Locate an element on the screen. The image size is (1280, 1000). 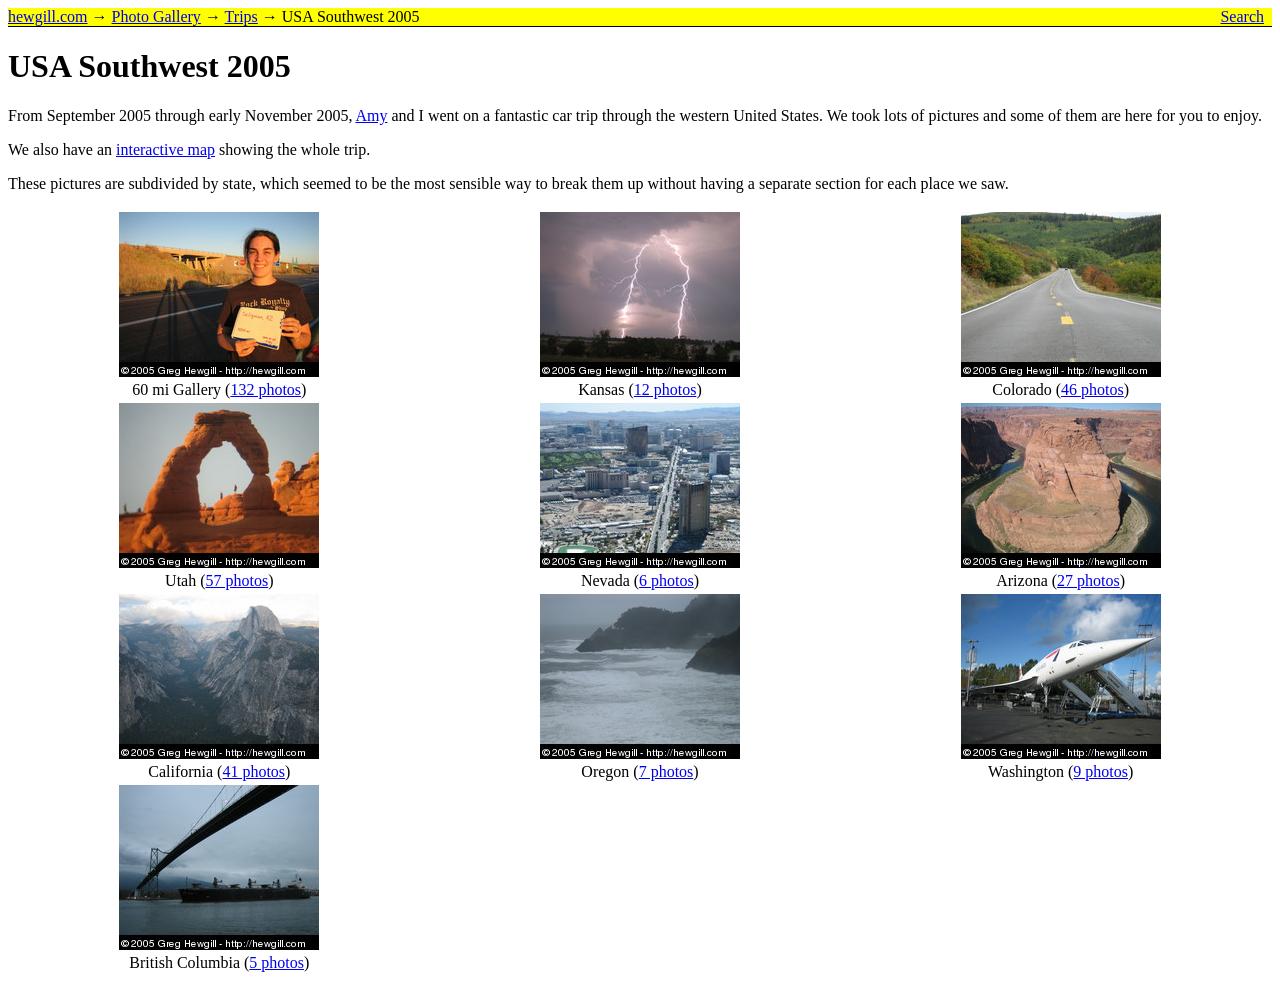
'Colorado
    (' is located at coordinates (1026, 388).